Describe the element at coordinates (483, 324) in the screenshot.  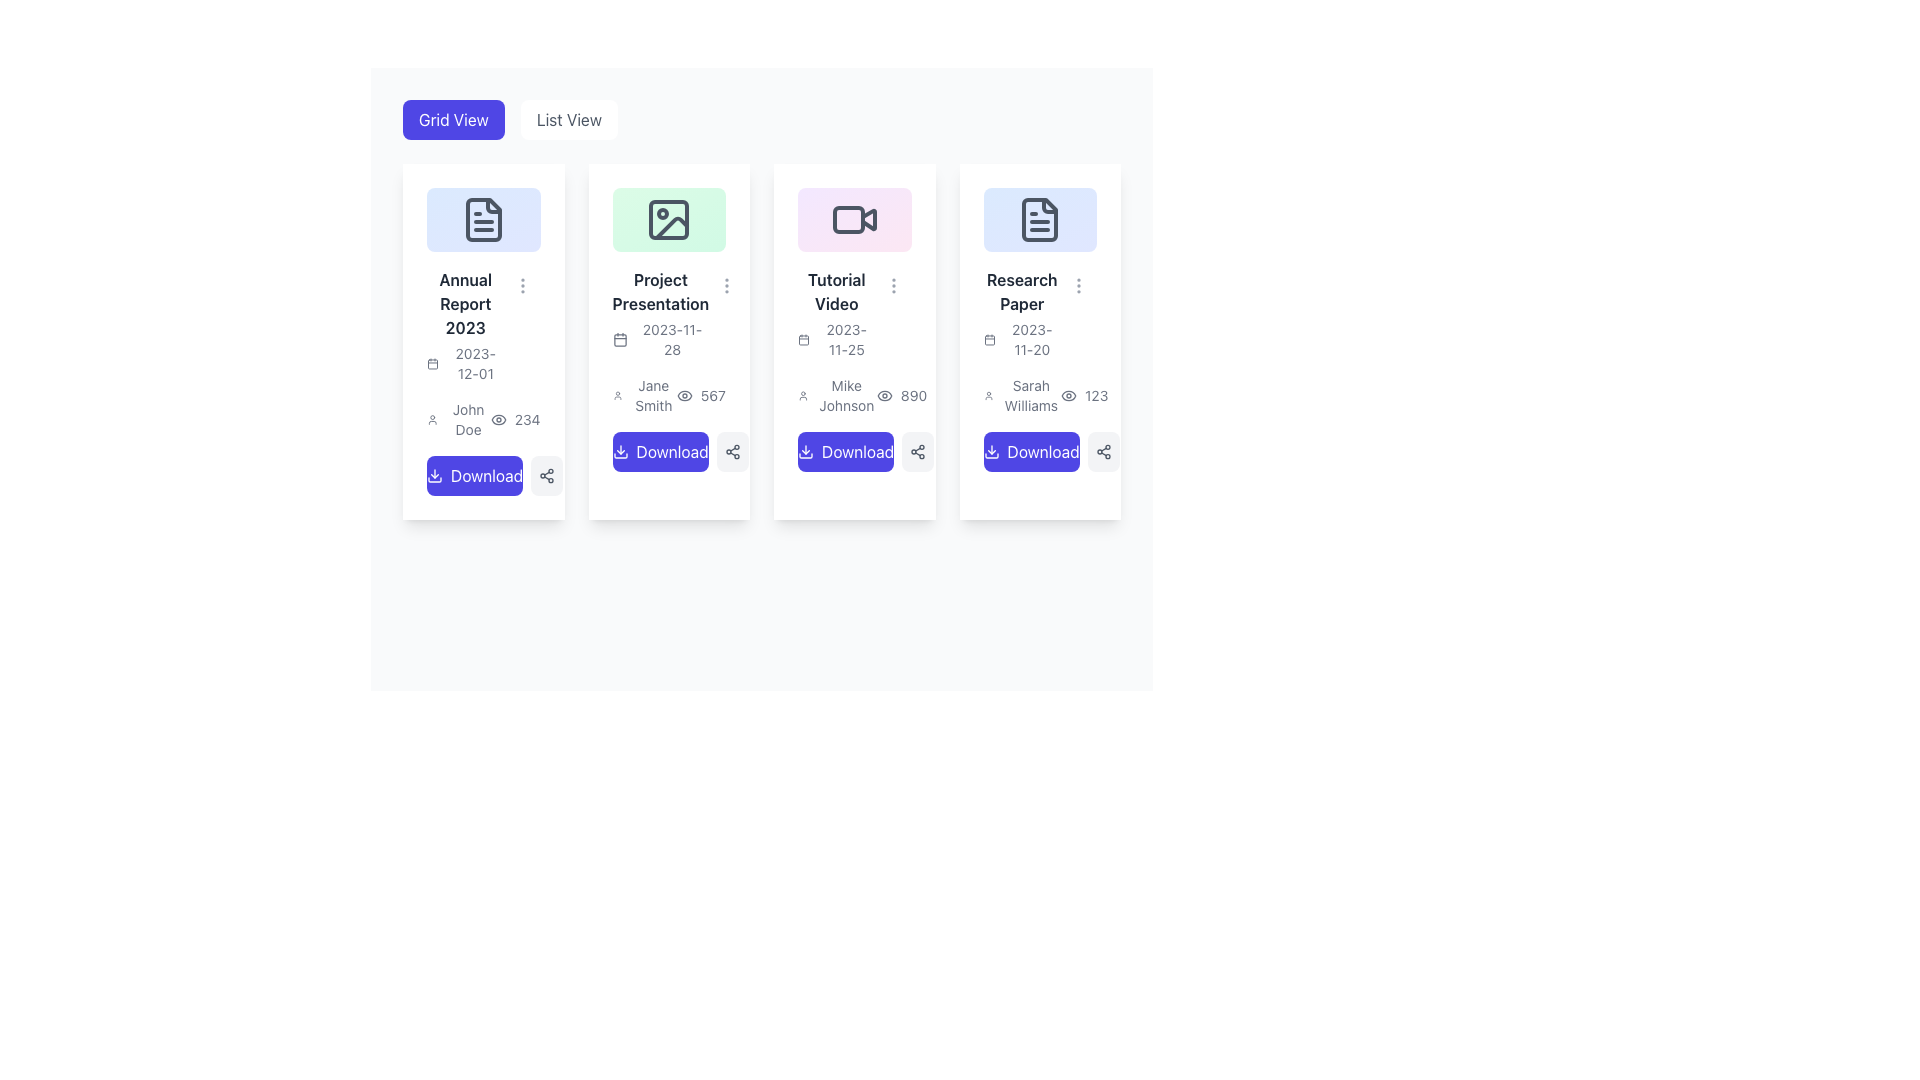
I see `the text label group that serves as a description and date label for the associated card, located above the user name and view count section in the first card of the grid layout` at that location.